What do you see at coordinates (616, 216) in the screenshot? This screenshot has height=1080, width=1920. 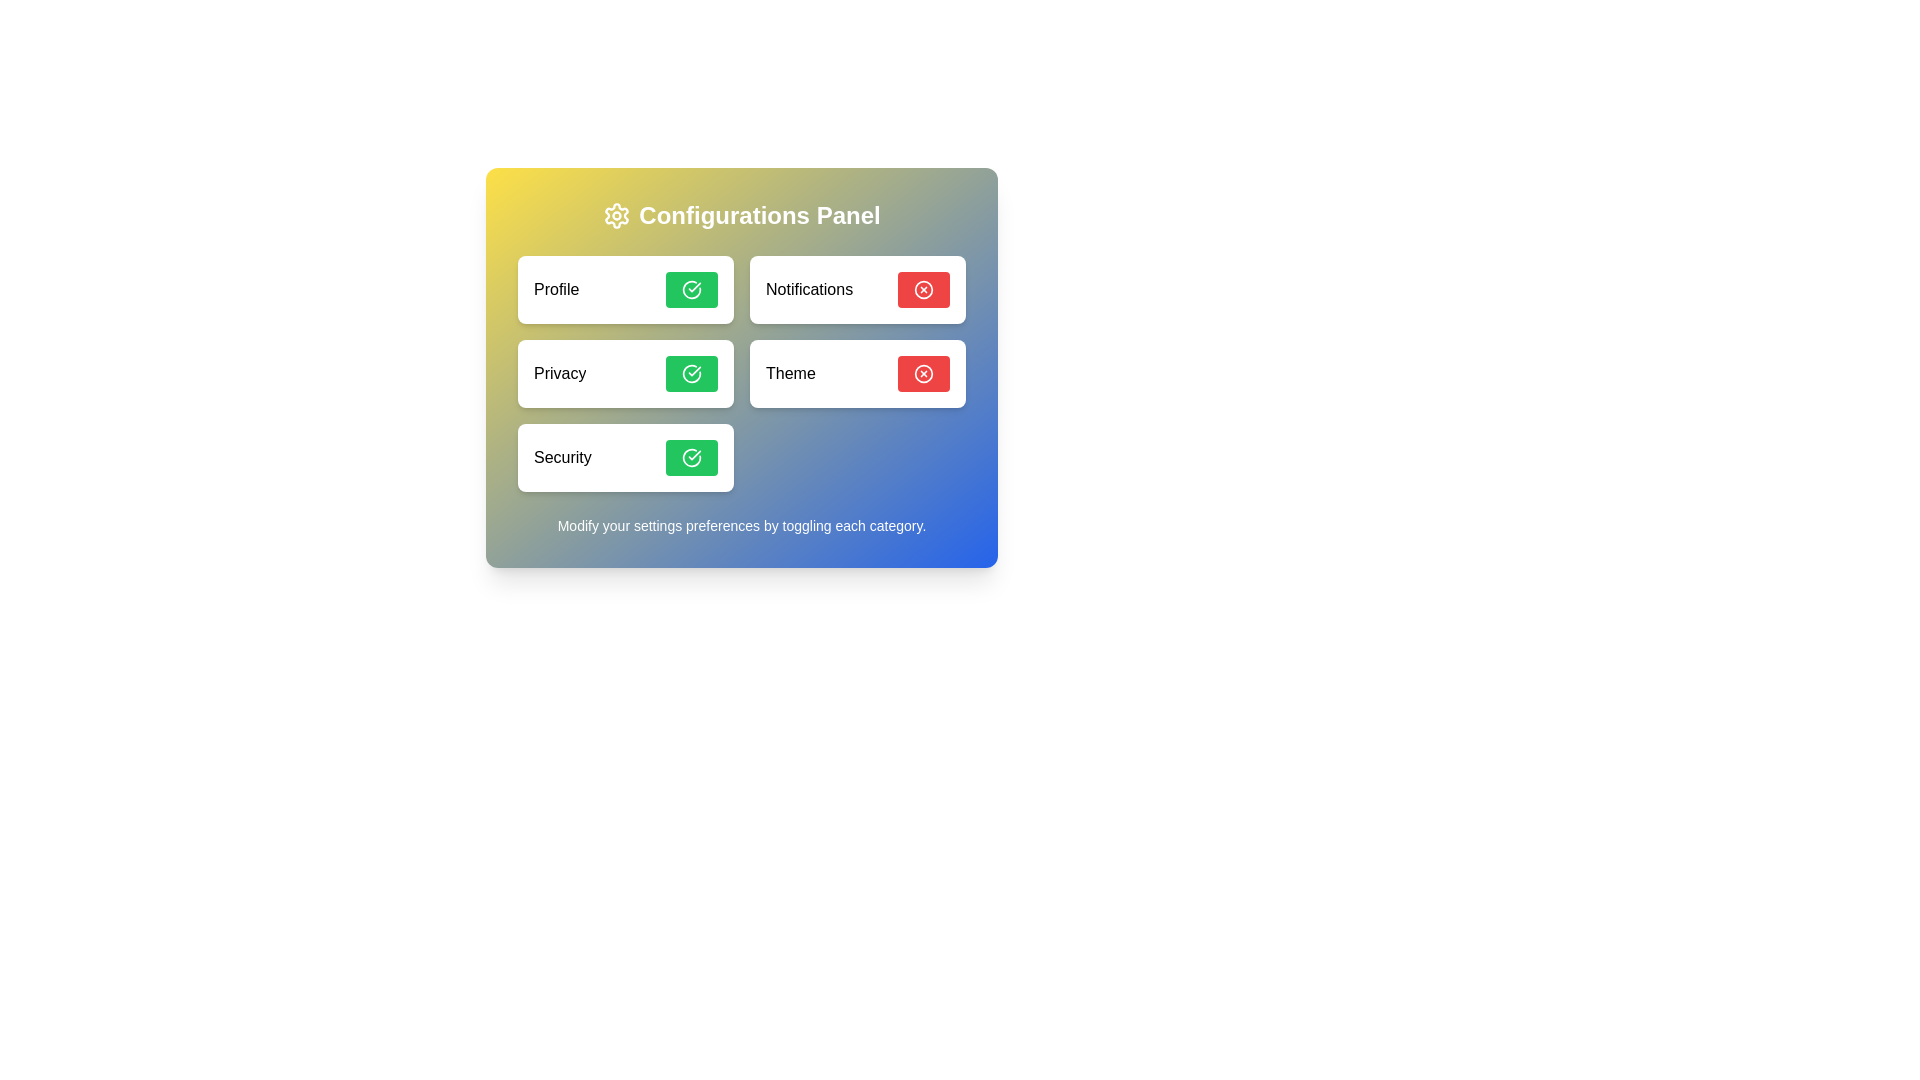 I see `the cogwheel icon located to the left of the 'Configurations Panel' title in the top section of the panel` at bounding box center [616, 216].